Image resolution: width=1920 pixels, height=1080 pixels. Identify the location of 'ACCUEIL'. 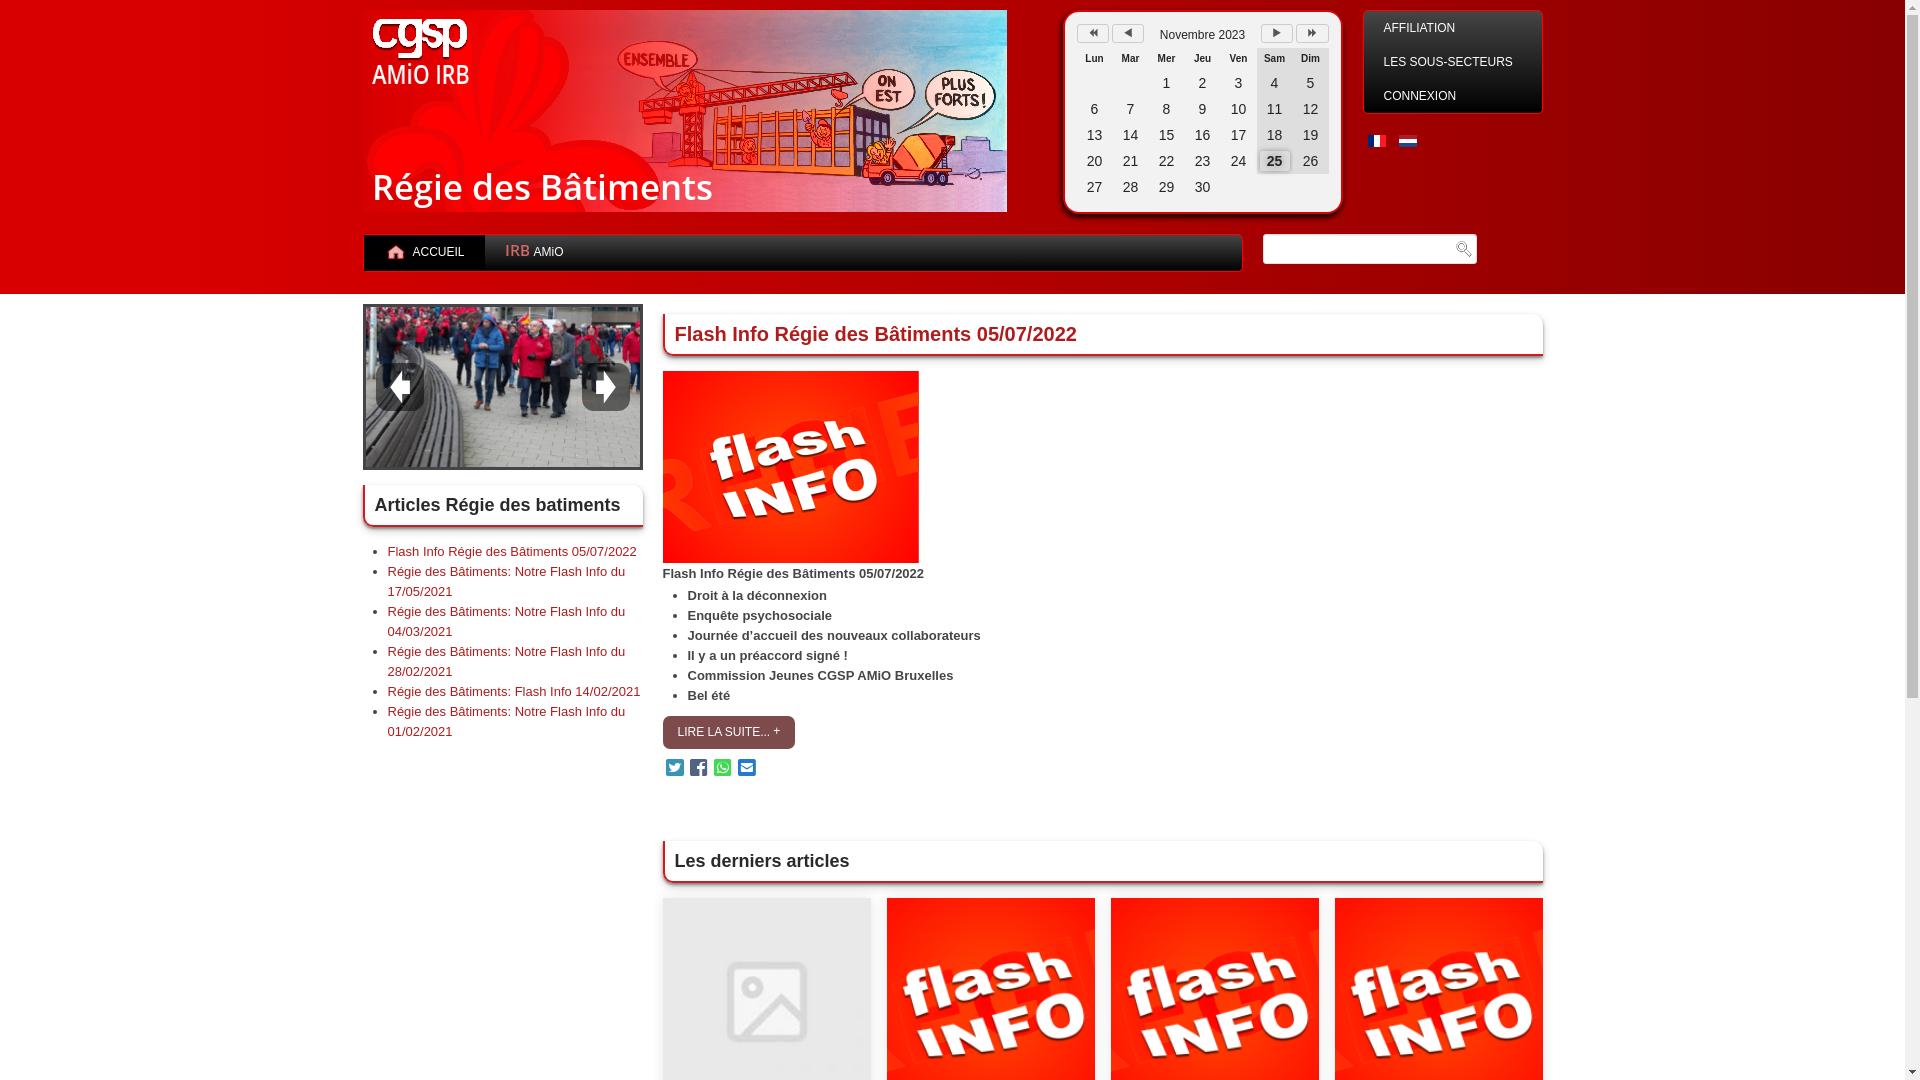
(423, 252).